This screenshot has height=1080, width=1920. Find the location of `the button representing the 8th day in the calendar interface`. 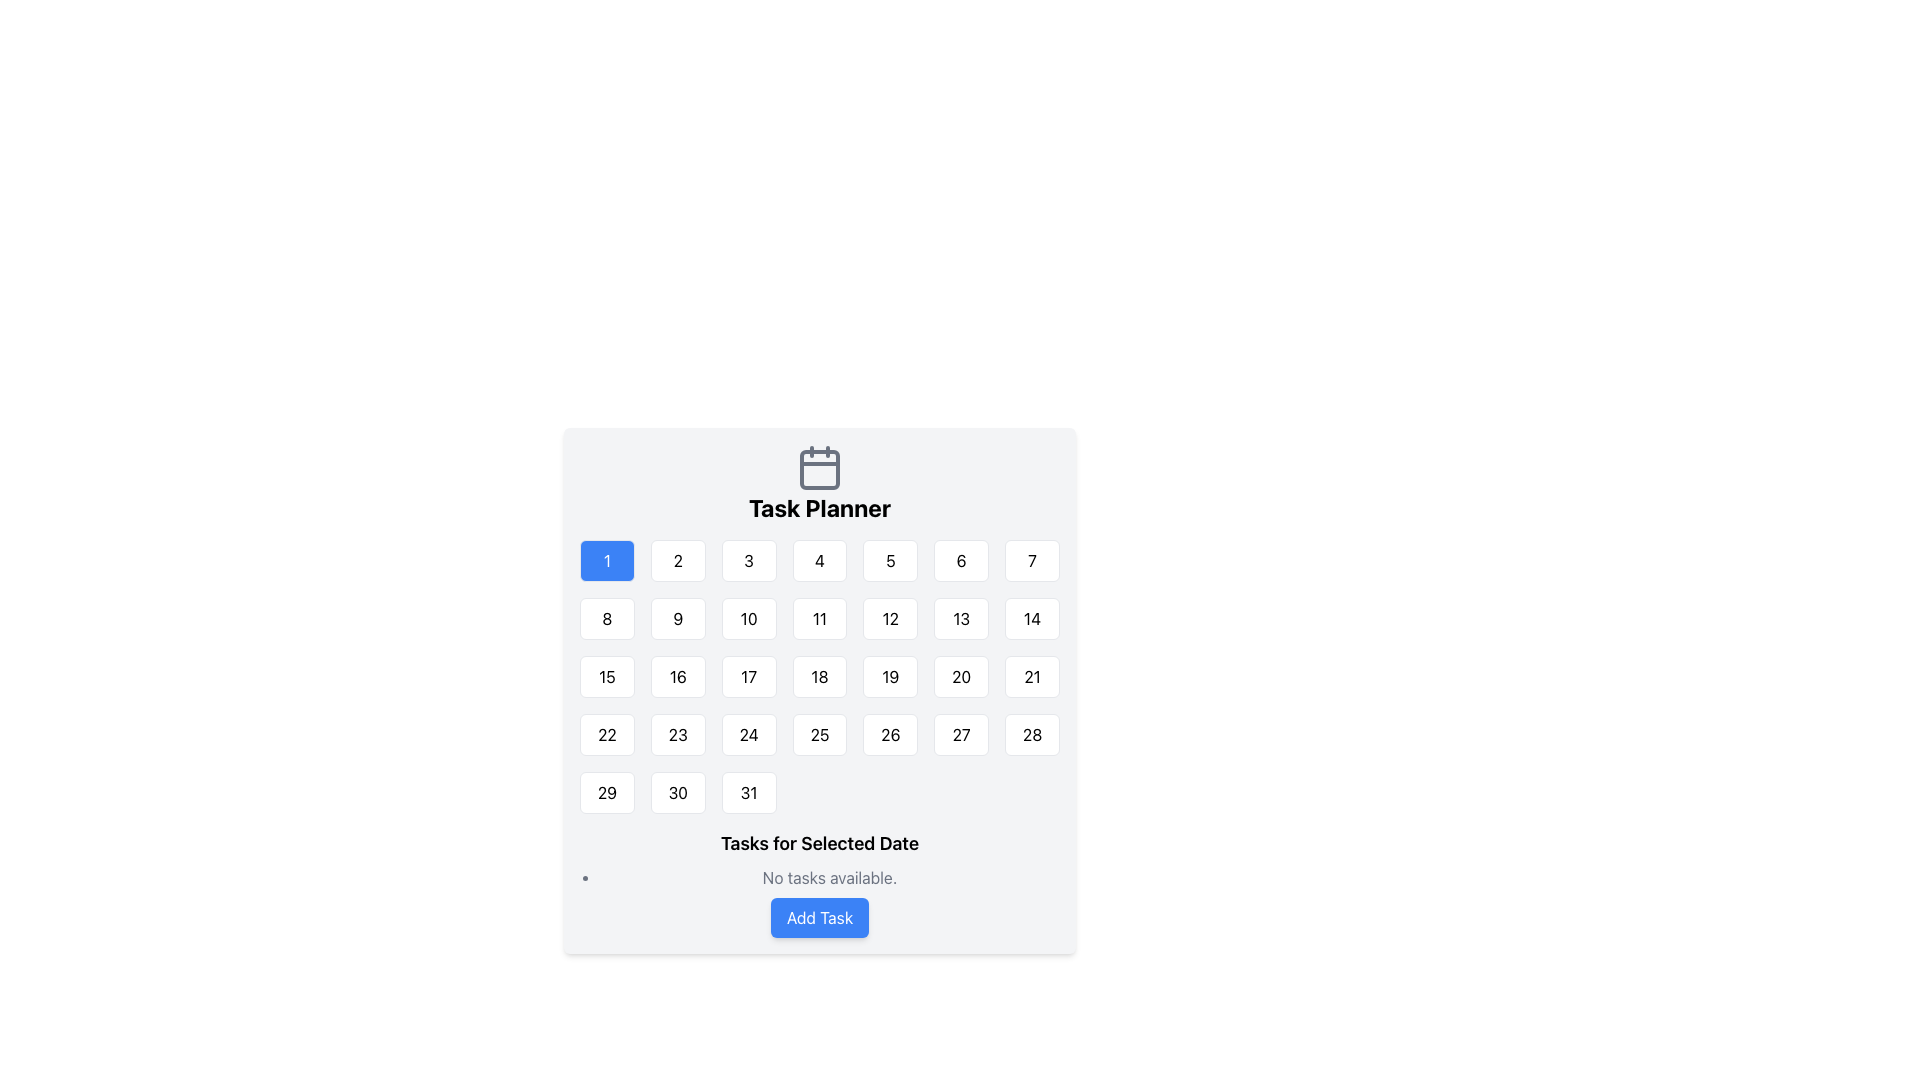

the button representing the 8th day in the calendar interface is located at coordinates (606, 617).